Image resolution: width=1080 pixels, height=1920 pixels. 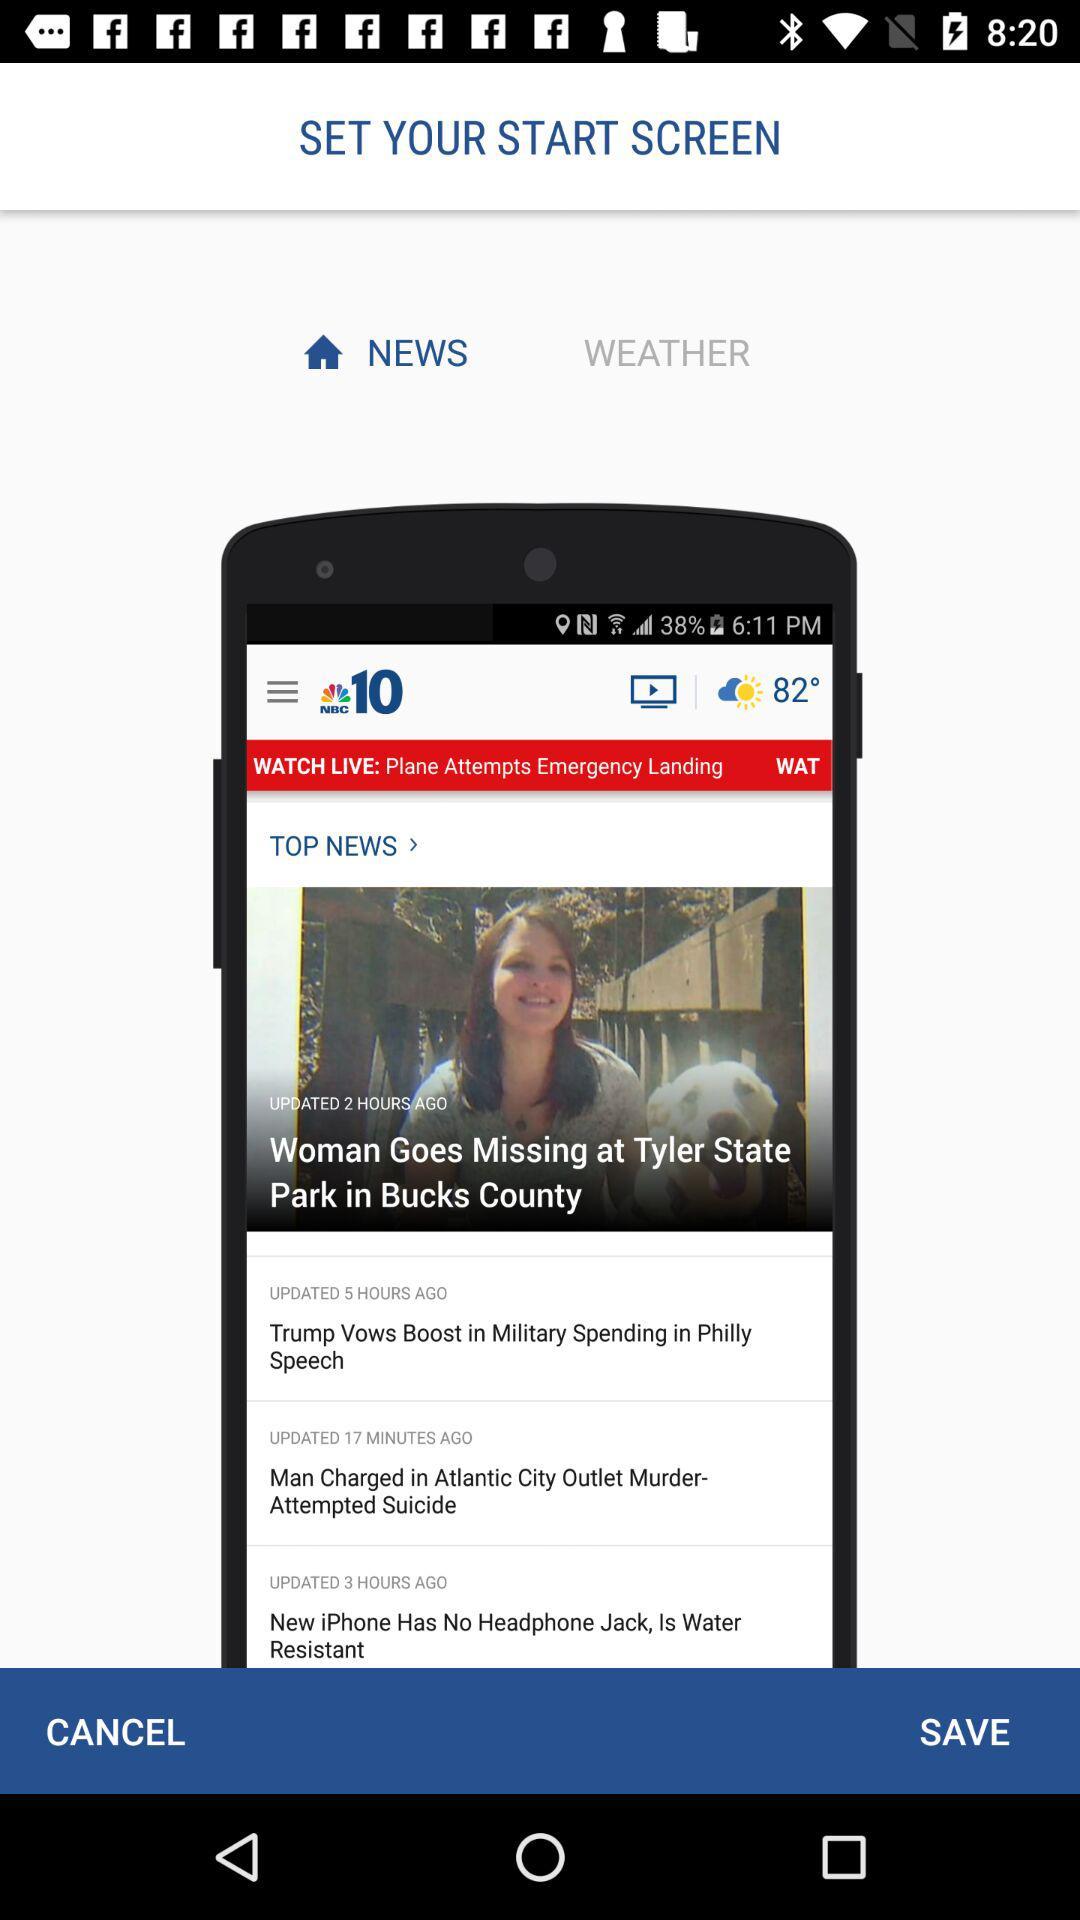 I want to click on the news icon, so click(x=411, y=351).